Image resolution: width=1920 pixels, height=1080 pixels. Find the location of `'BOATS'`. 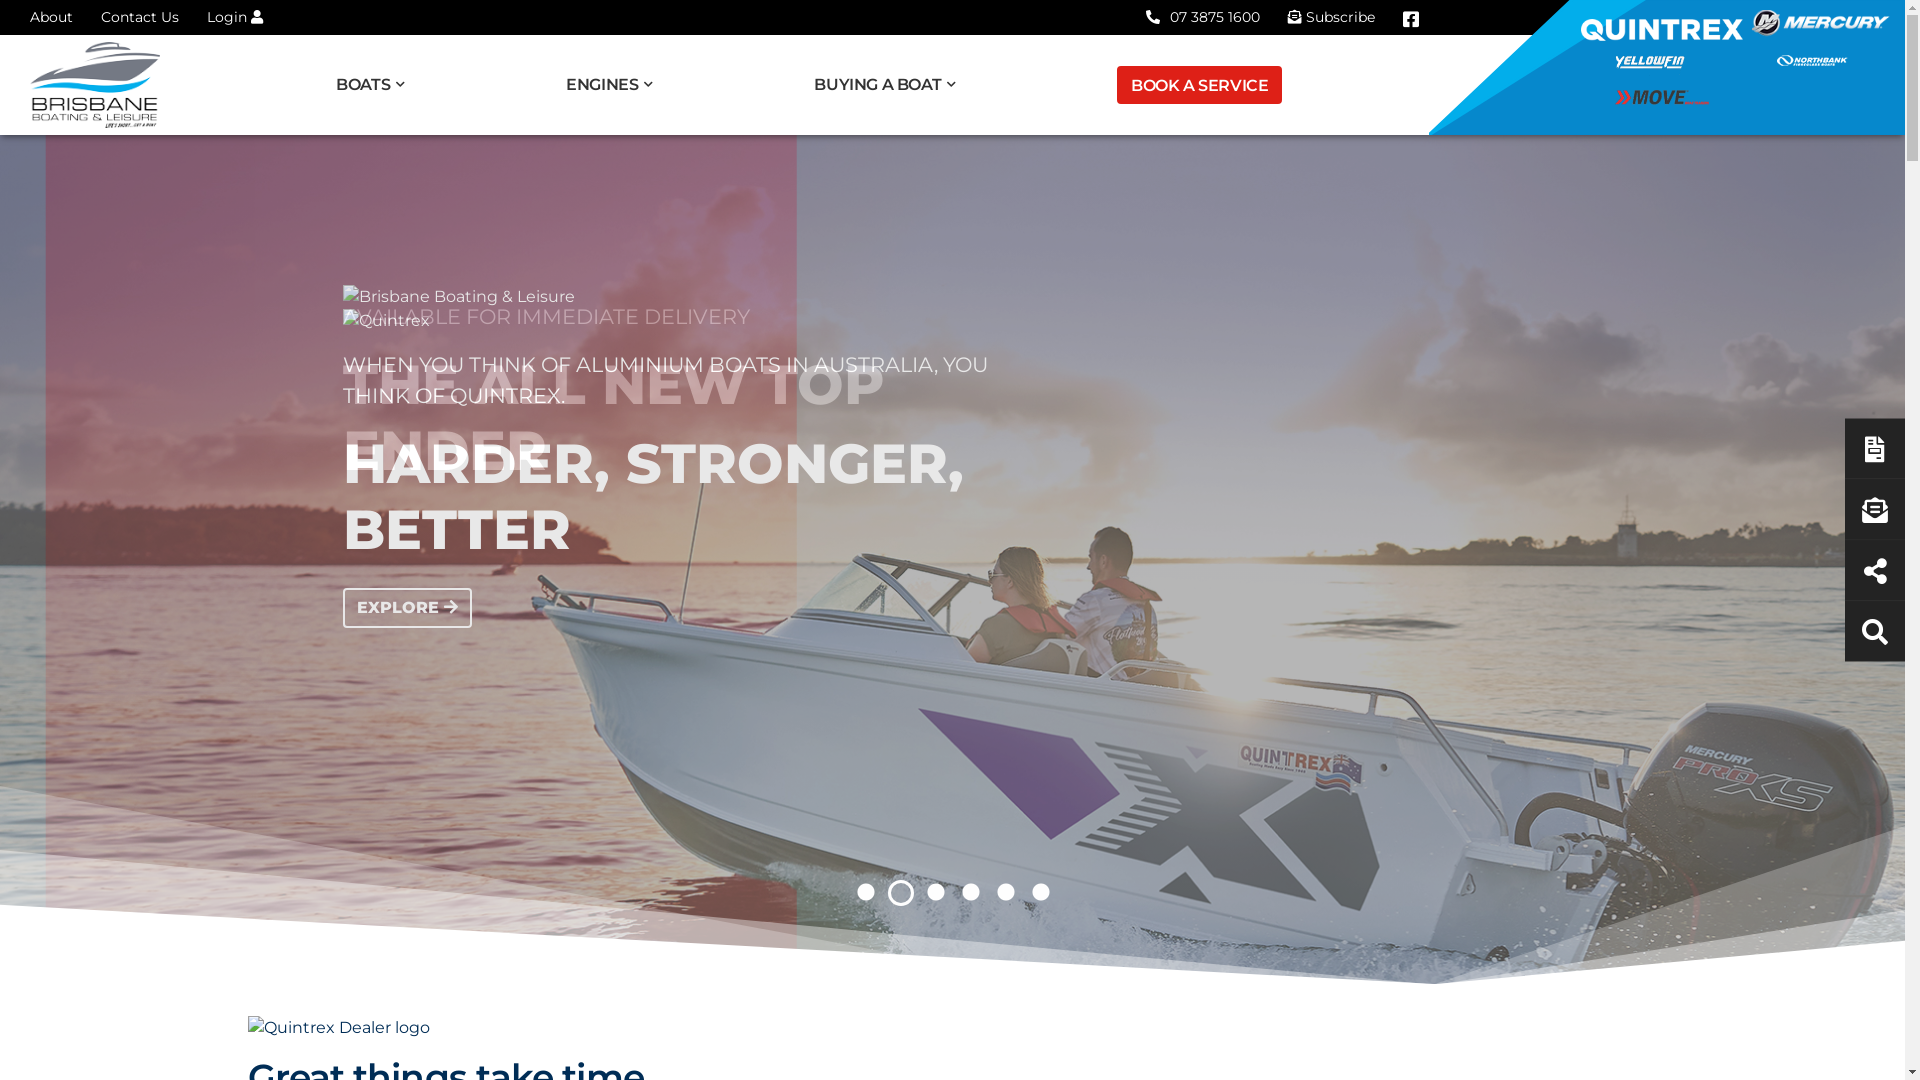

'BOATS' is located at coordinates (378, 83).